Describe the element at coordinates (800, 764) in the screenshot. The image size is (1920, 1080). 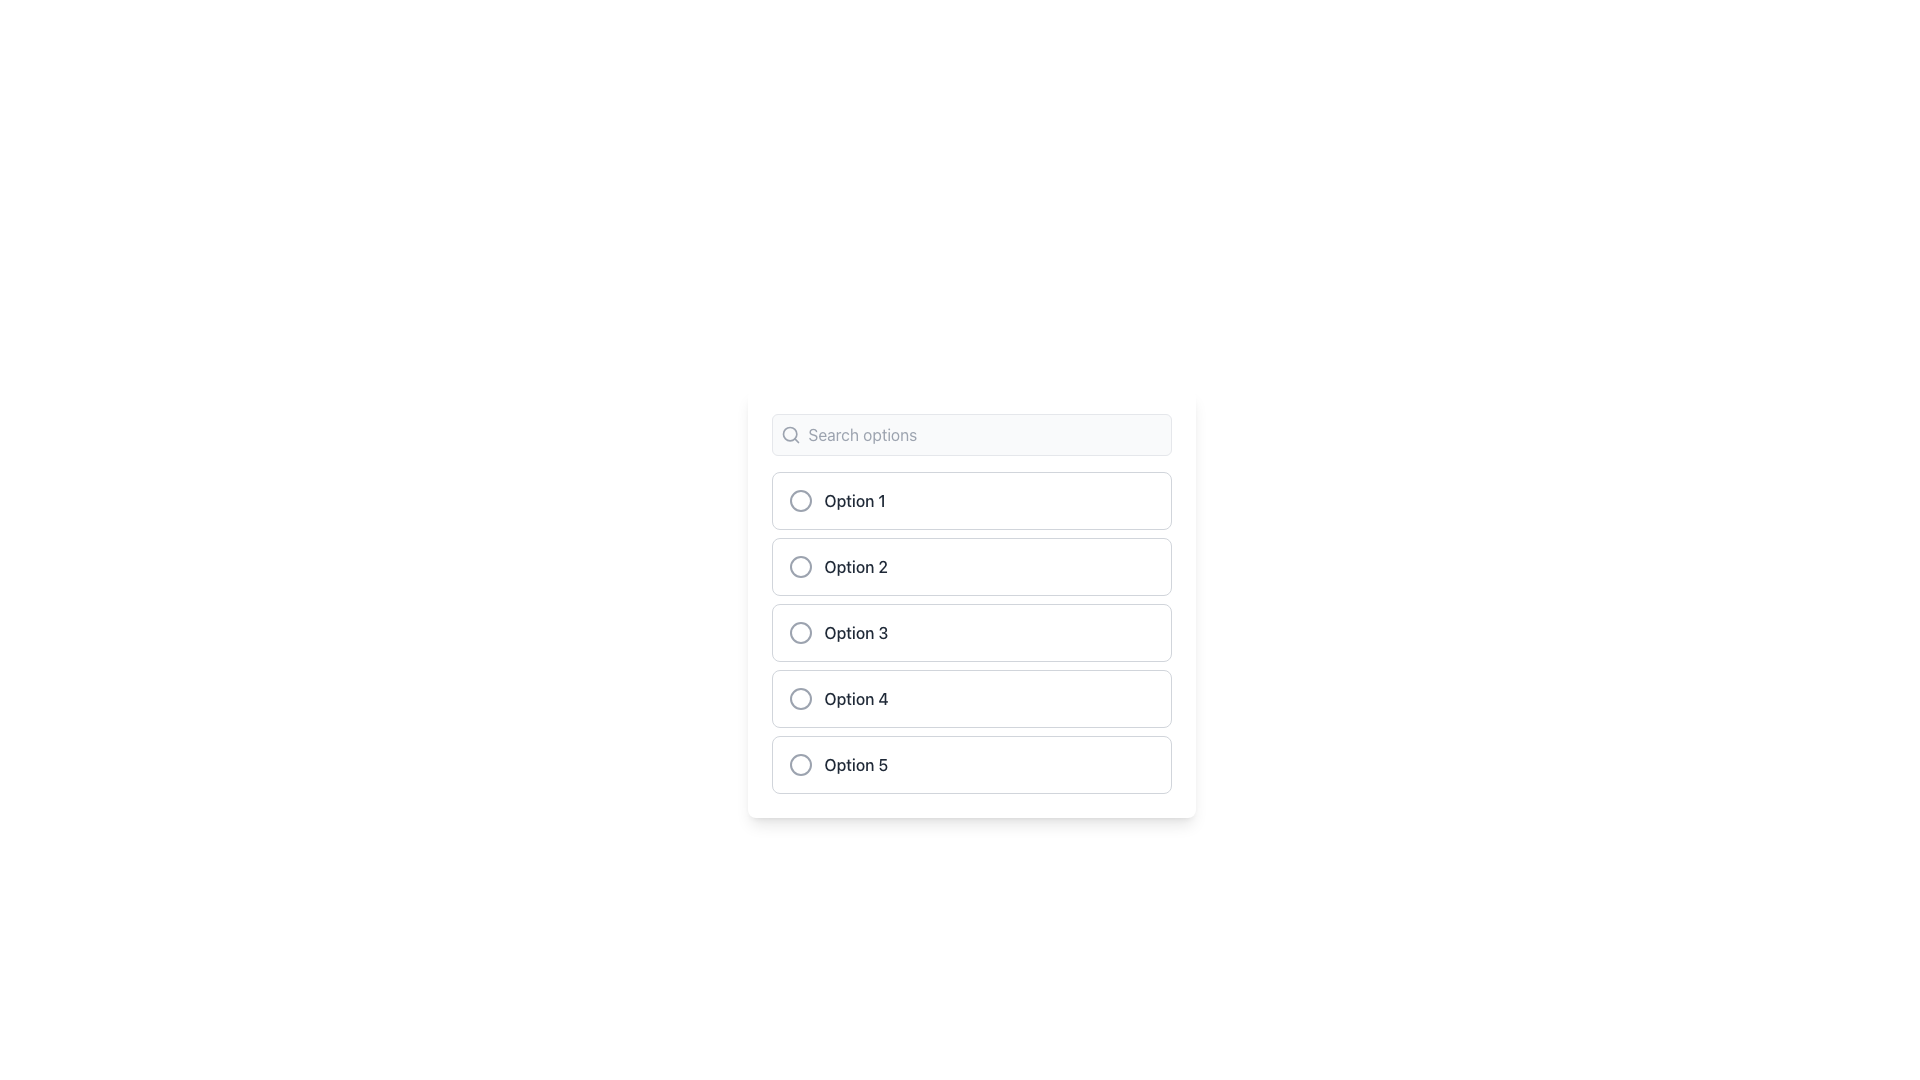
I see `the inner circle of the SVG graphical element that represents the selection indicator in the radio button interface` at that location.